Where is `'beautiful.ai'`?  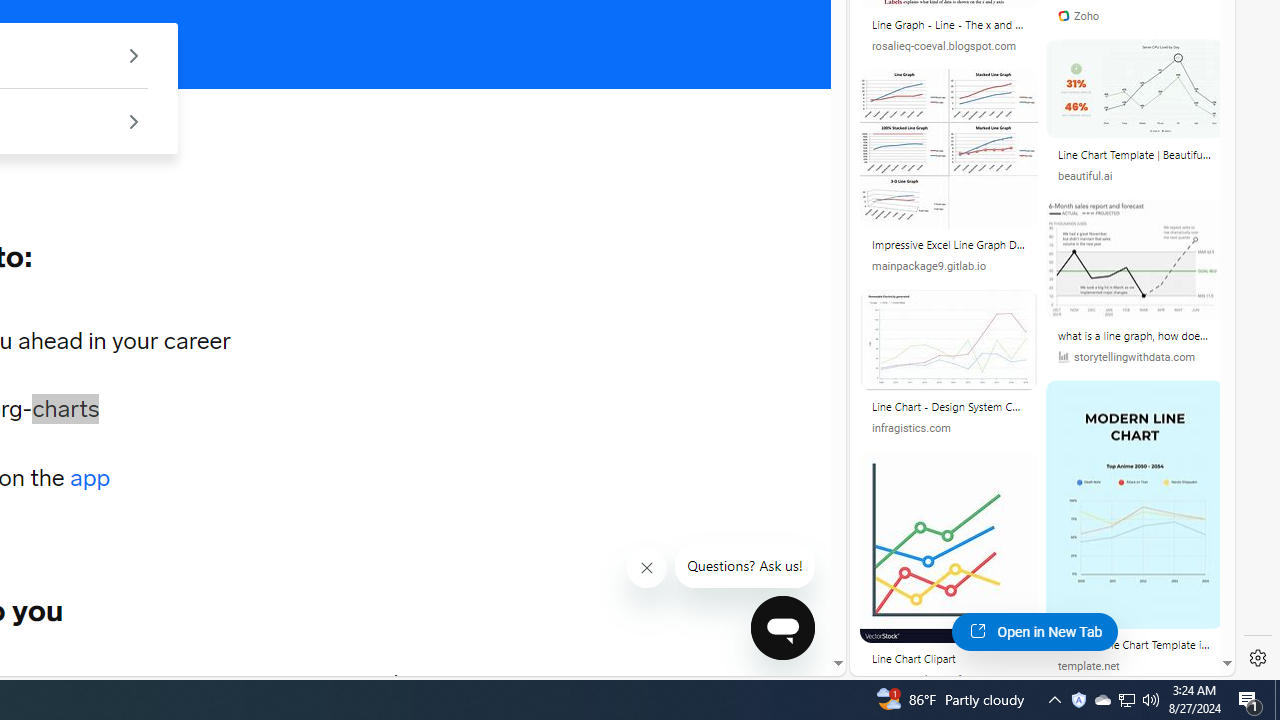 'beautiful.ai' is located at coordinates (1085, 175).